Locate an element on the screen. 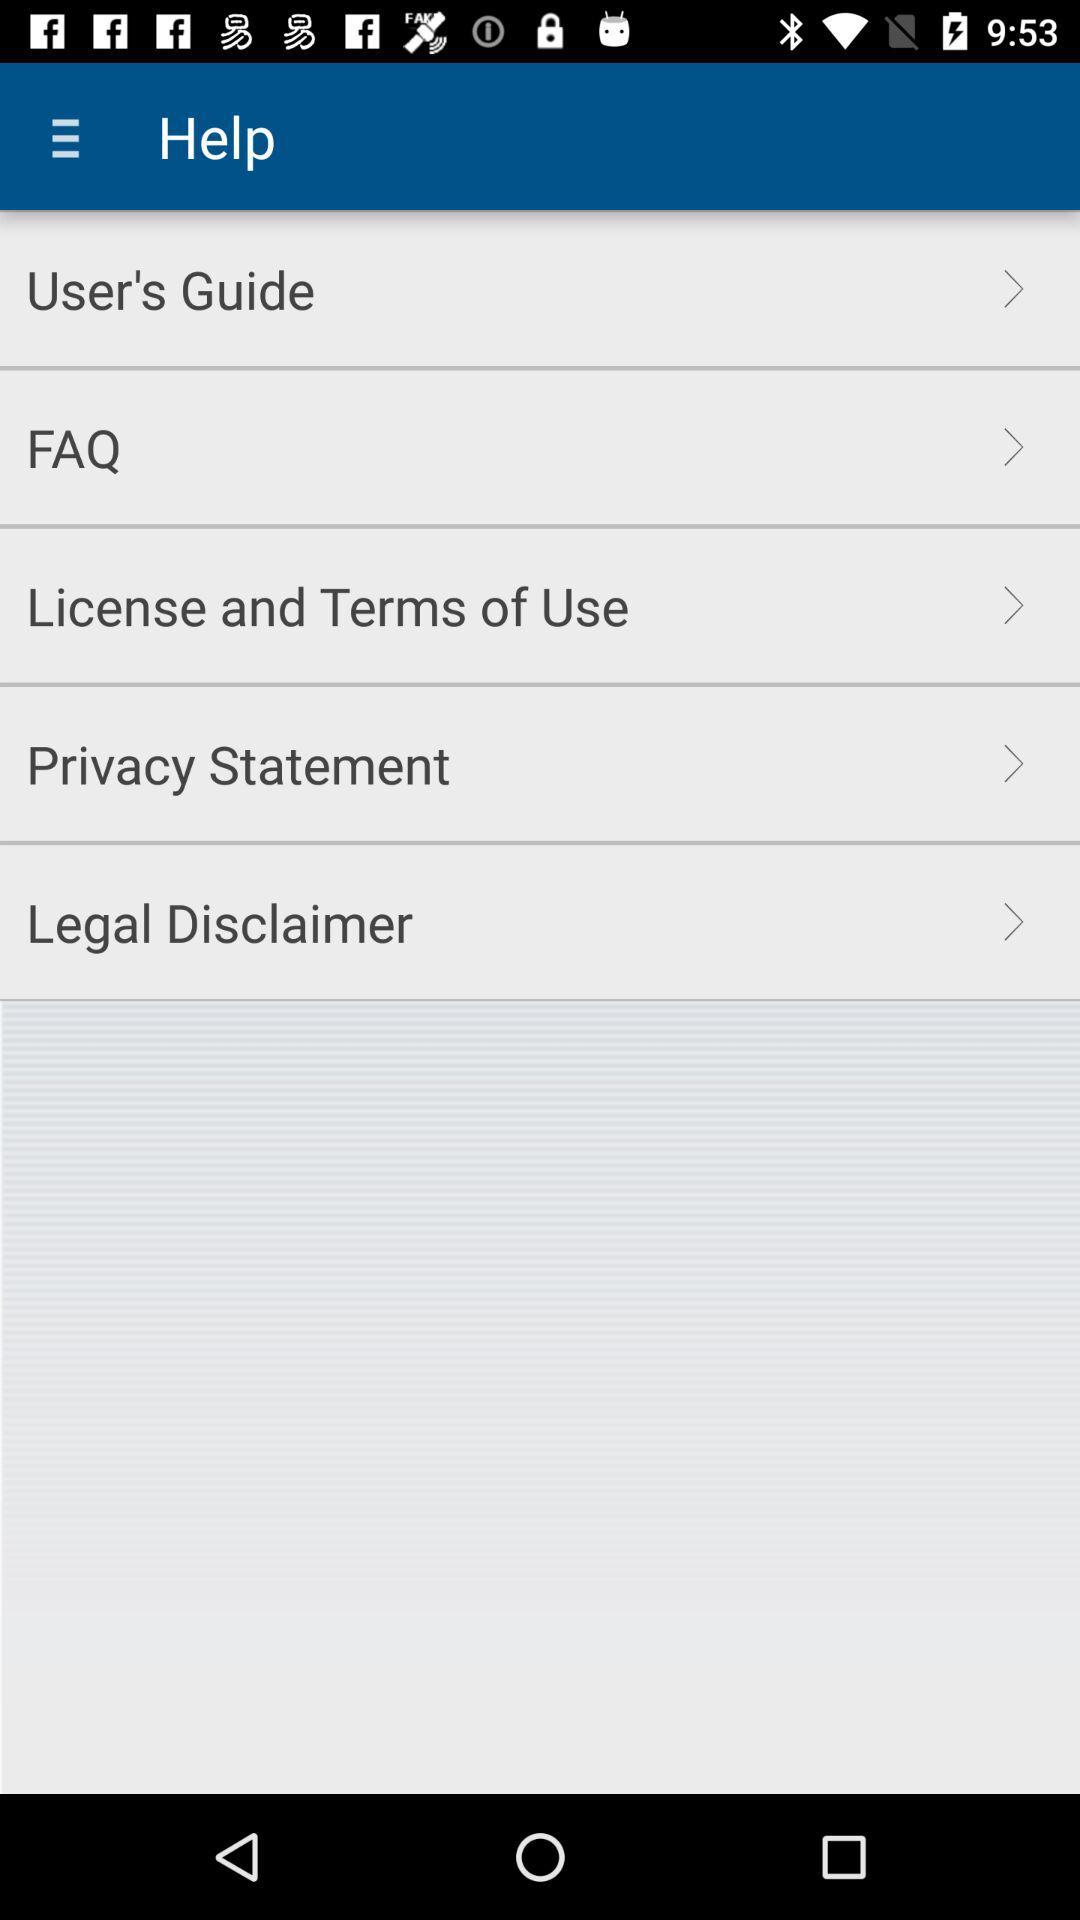  privacy statement is located at coordinates (237, 762).